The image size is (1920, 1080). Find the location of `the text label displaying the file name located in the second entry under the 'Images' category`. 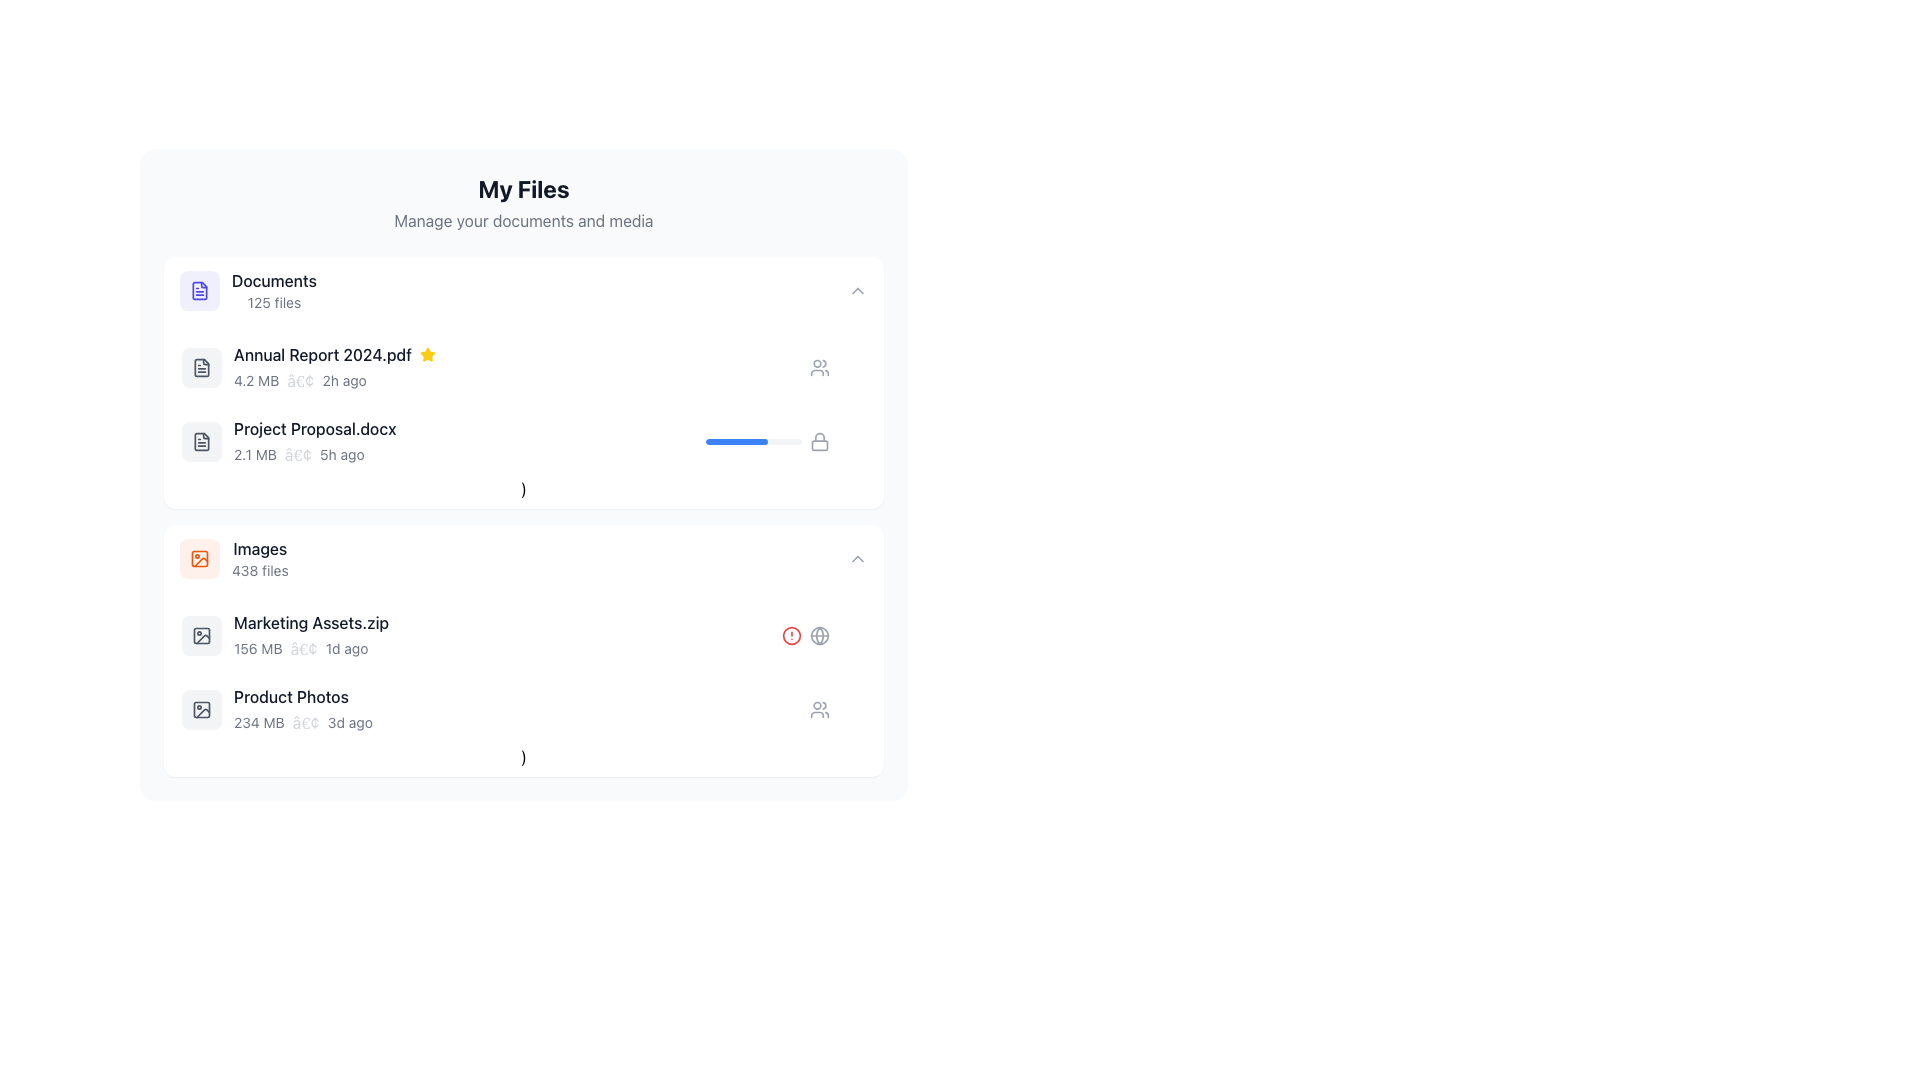

the text label displaying the file name located in the second entry under the 'Images' category is located at coordinates (508, 622).